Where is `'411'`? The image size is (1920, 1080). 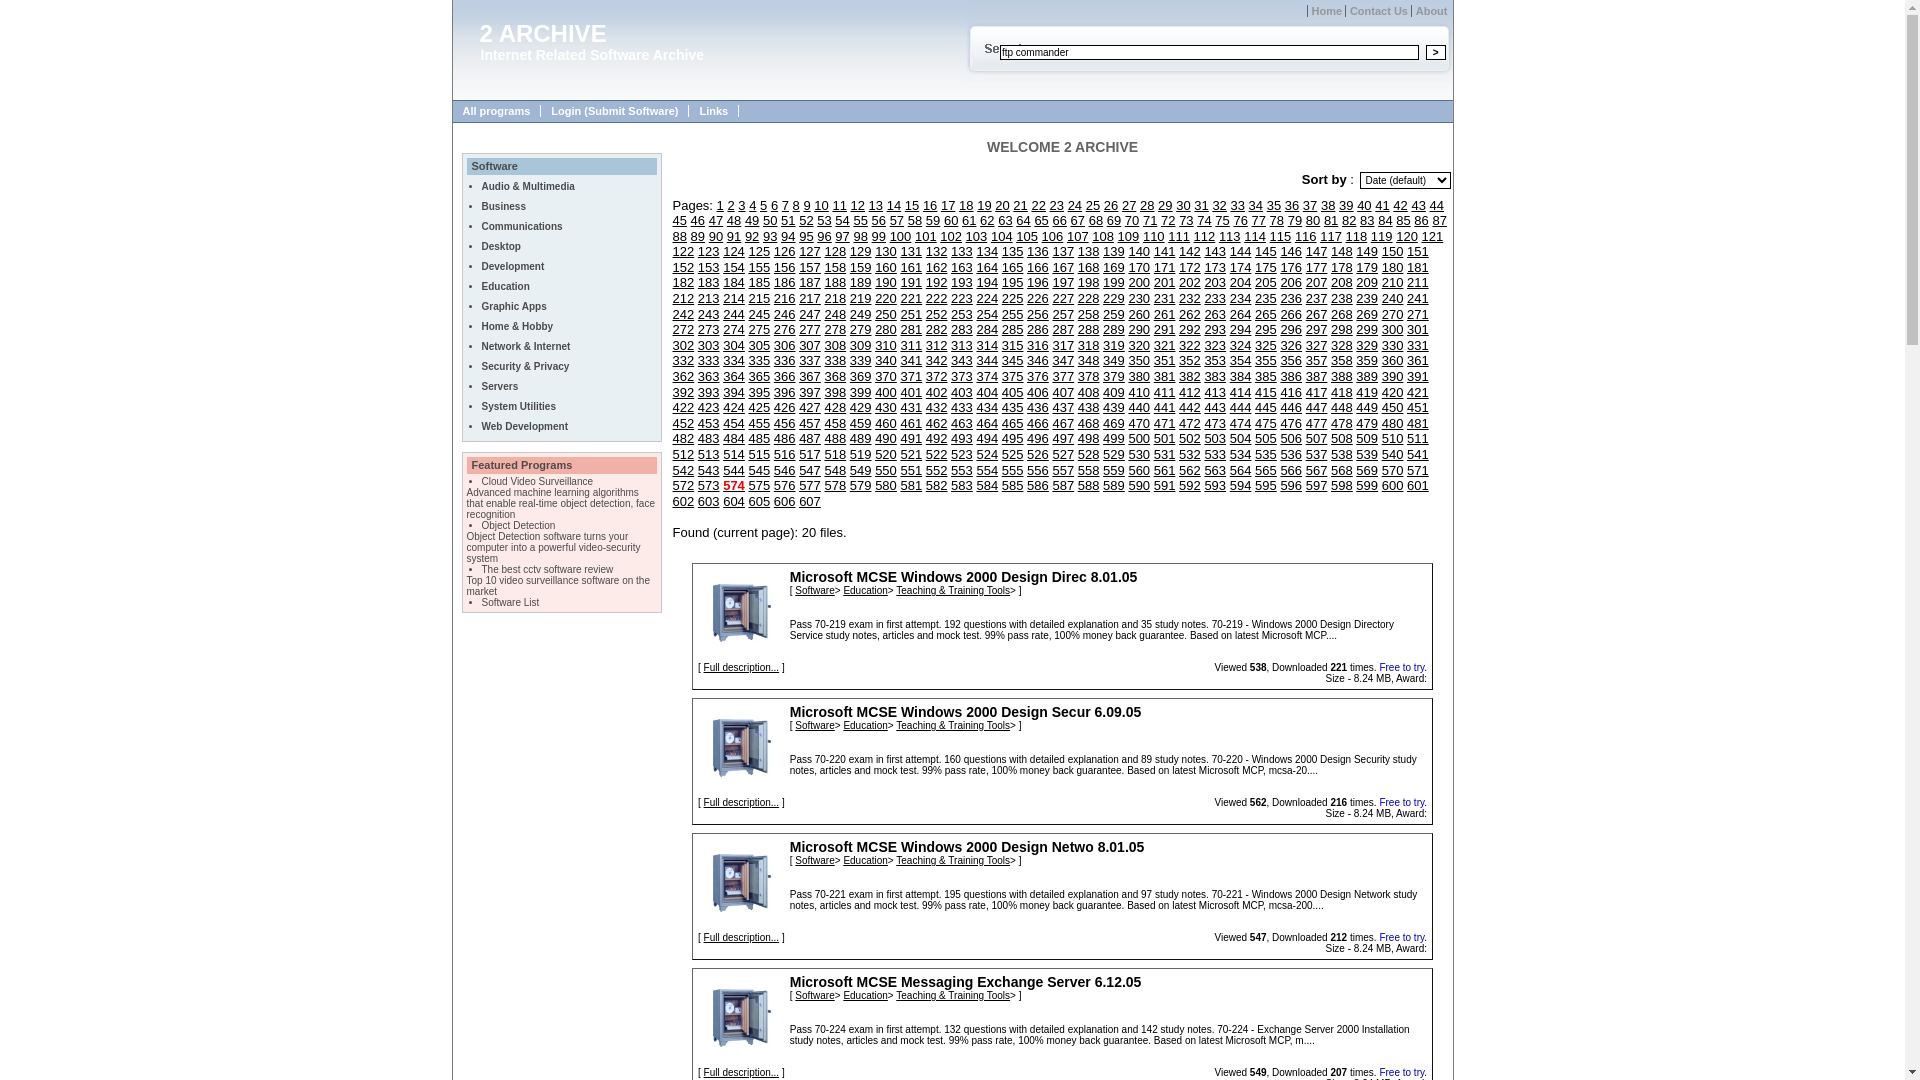
'411' is located at coordinates (1165, 392).